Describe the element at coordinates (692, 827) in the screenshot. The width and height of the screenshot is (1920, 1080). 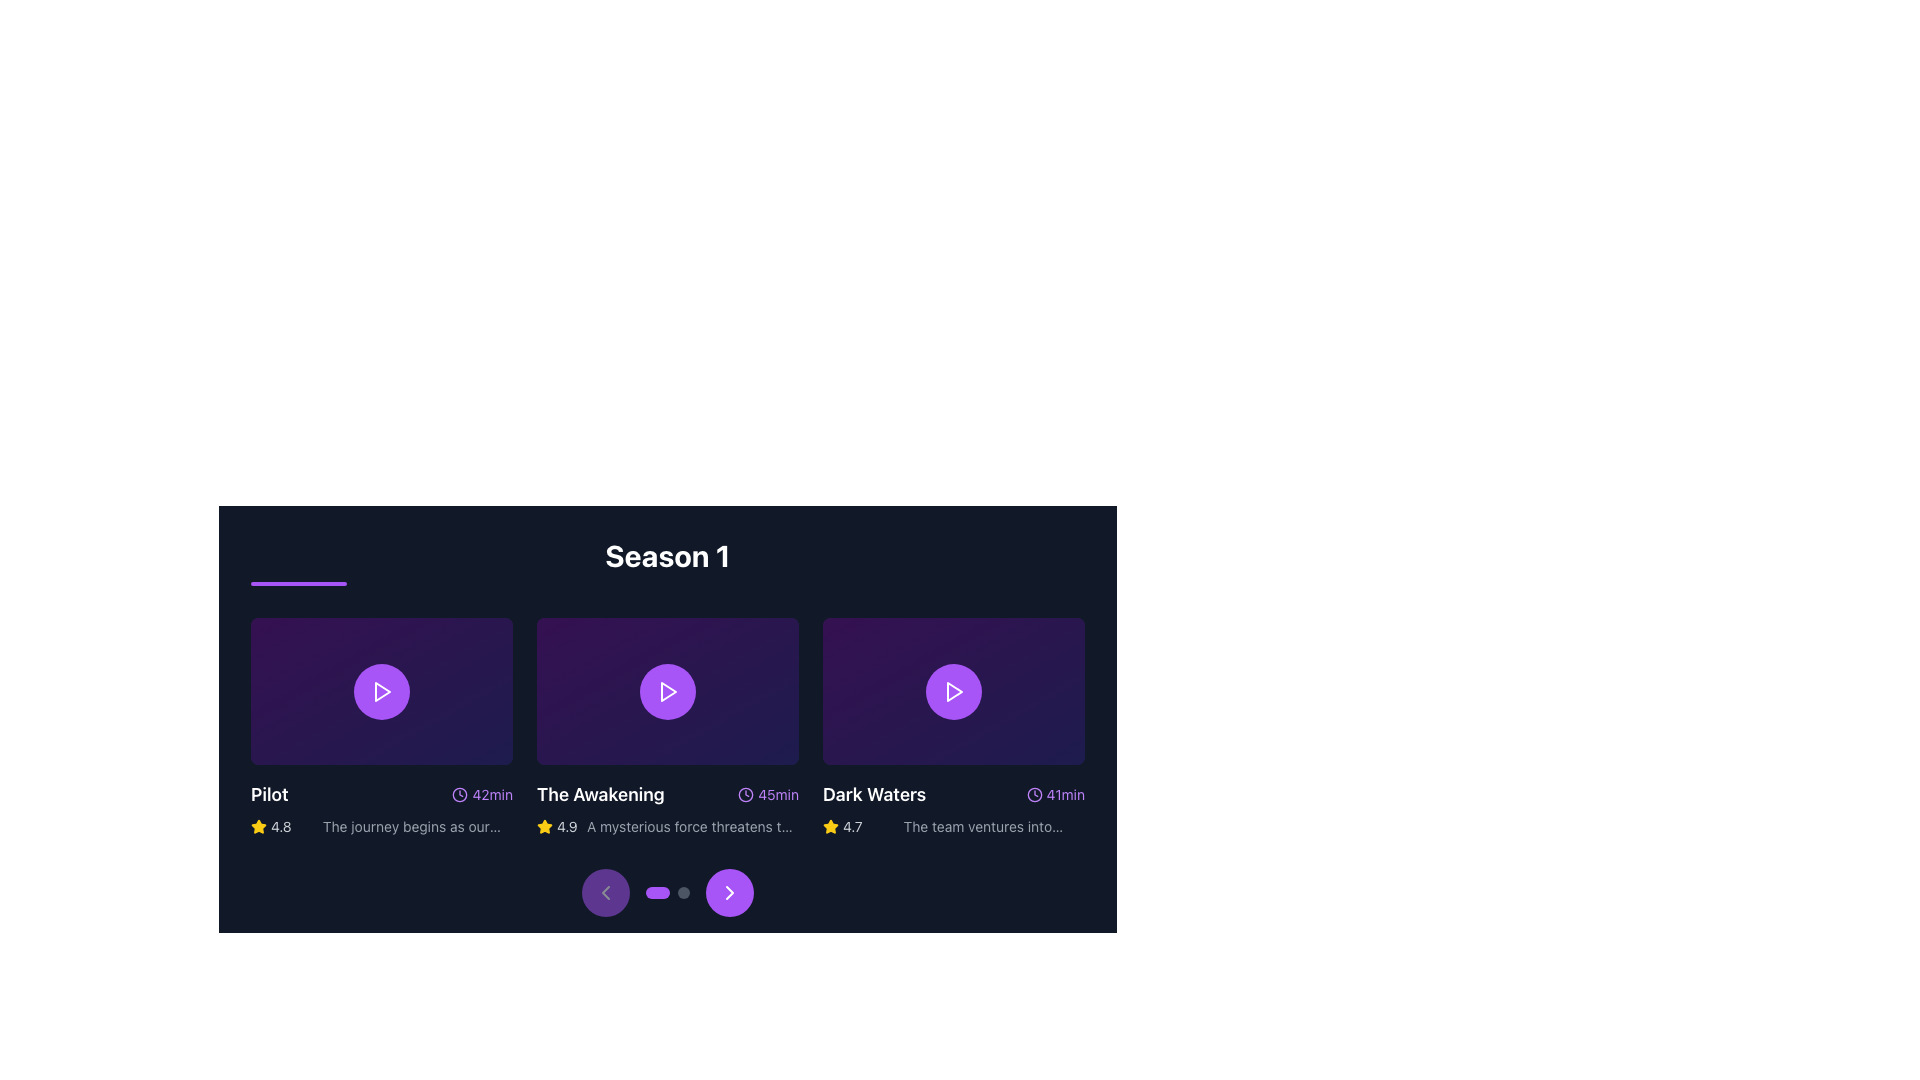
I see `text label located at the bottom of the second episode card, which is directly below a yellow star icon and a rating value of '4.9'` at that location.